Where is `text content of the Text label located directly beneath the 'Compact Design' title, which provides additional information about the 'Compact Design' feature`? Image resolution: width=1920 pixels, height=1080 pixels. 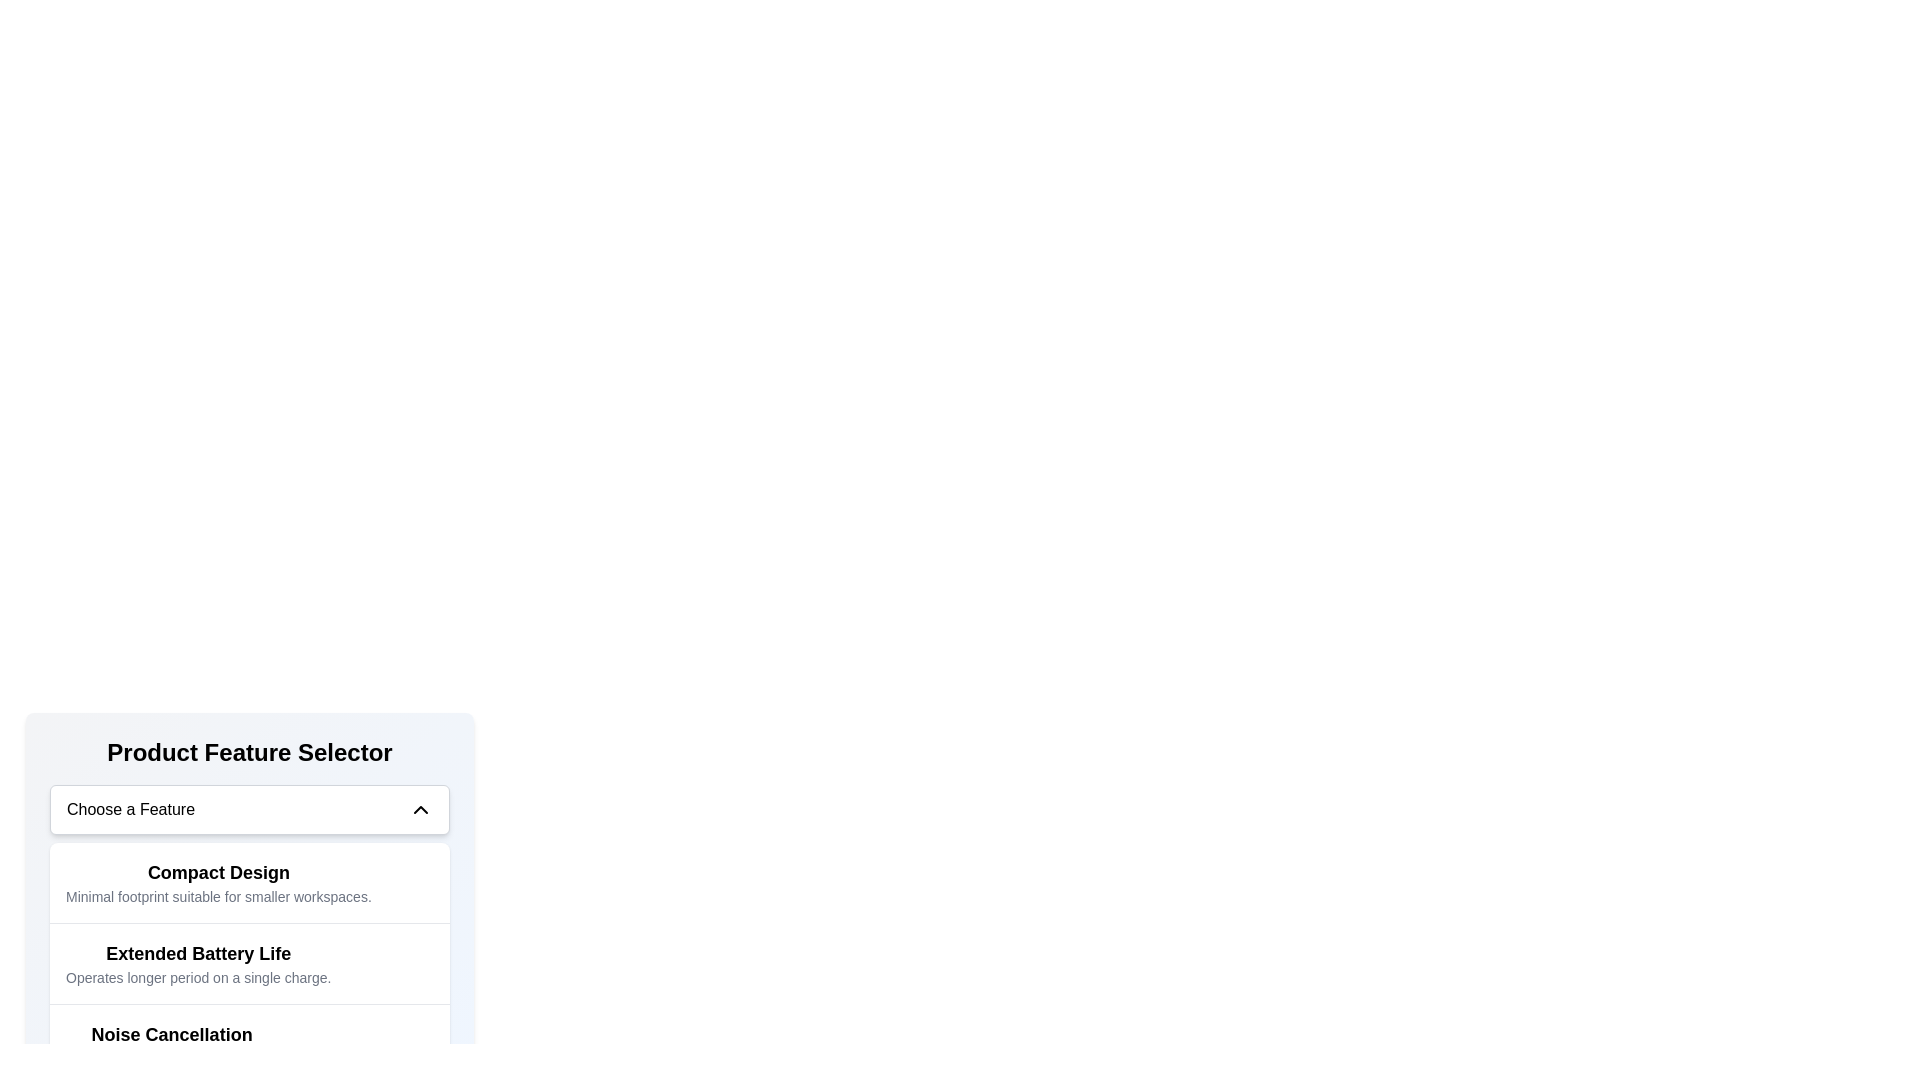 text content of the Text label located directly beneath the 'Compact Design' title, which provides additional information about the 'Compact Design' feature is located at coordinates (218, 896).